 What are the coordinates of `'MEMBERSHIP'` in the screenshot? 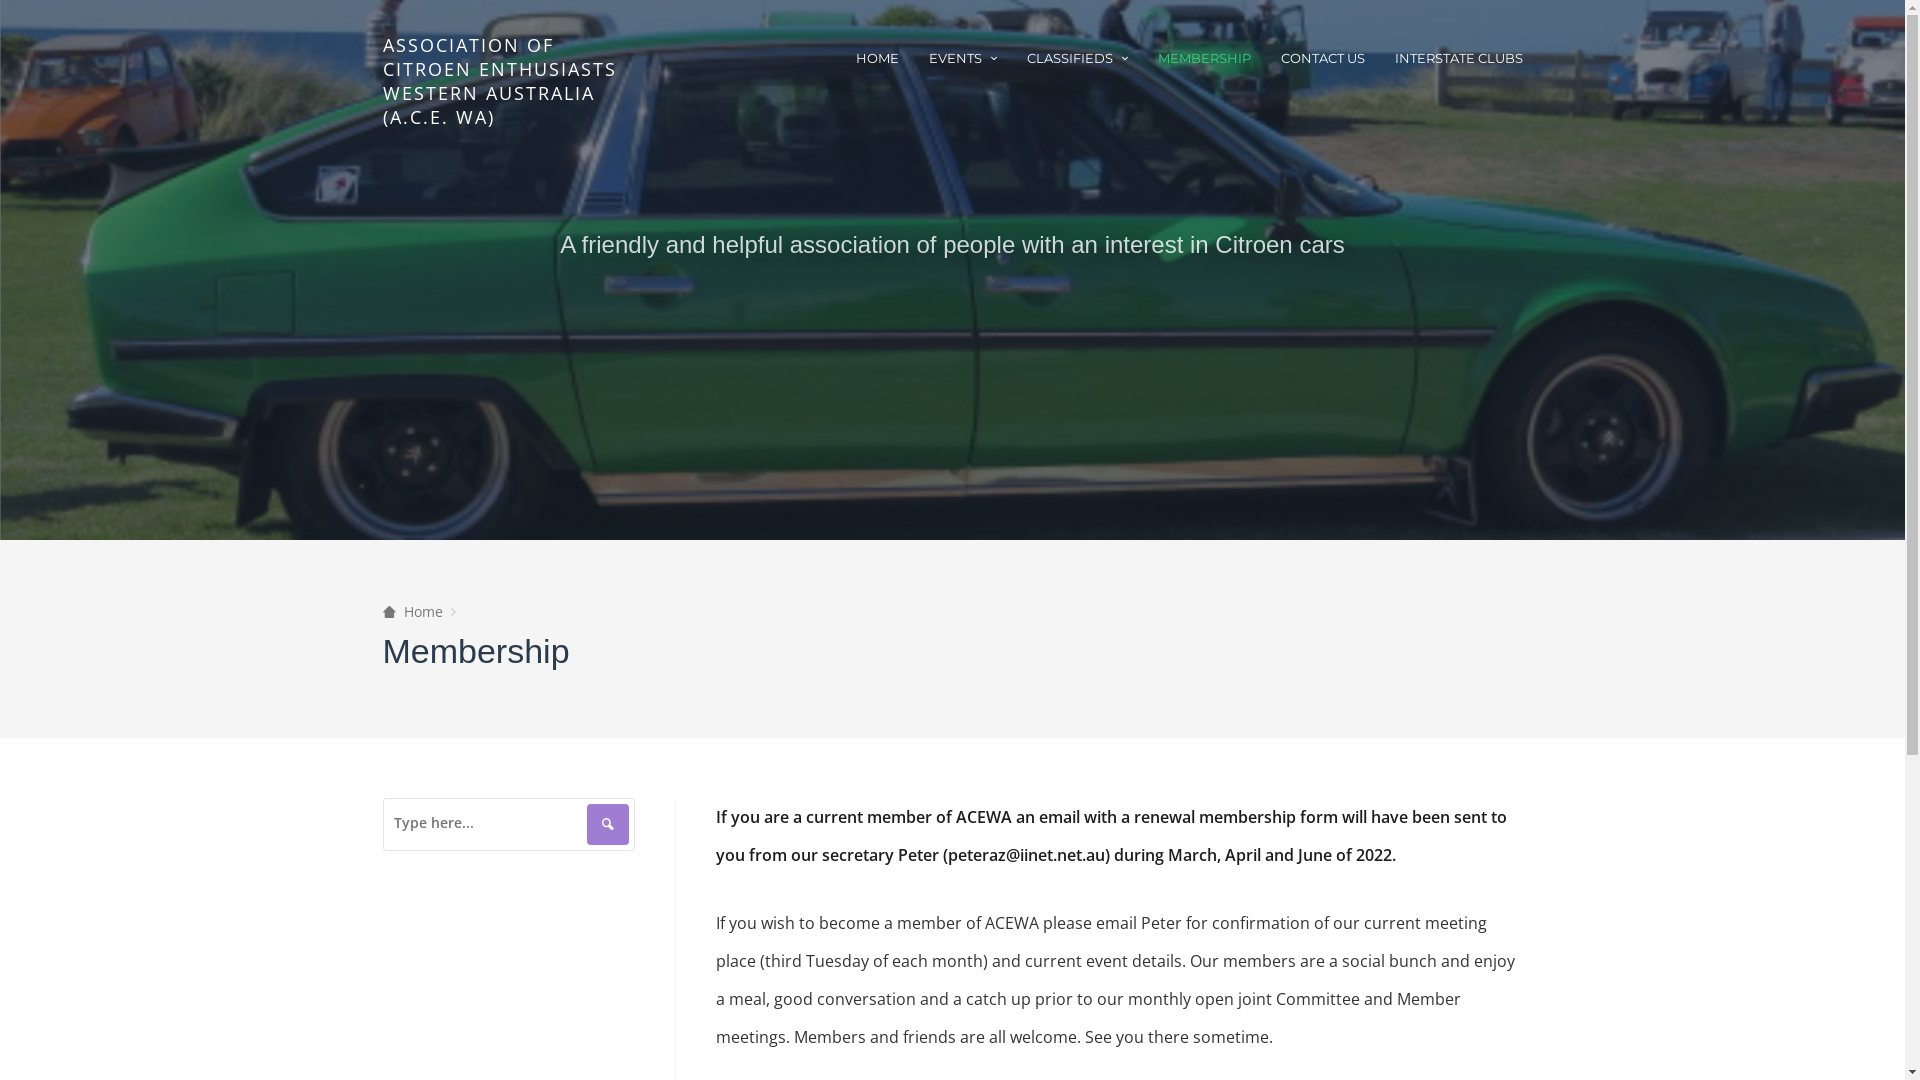 It's located at (1203, 56).